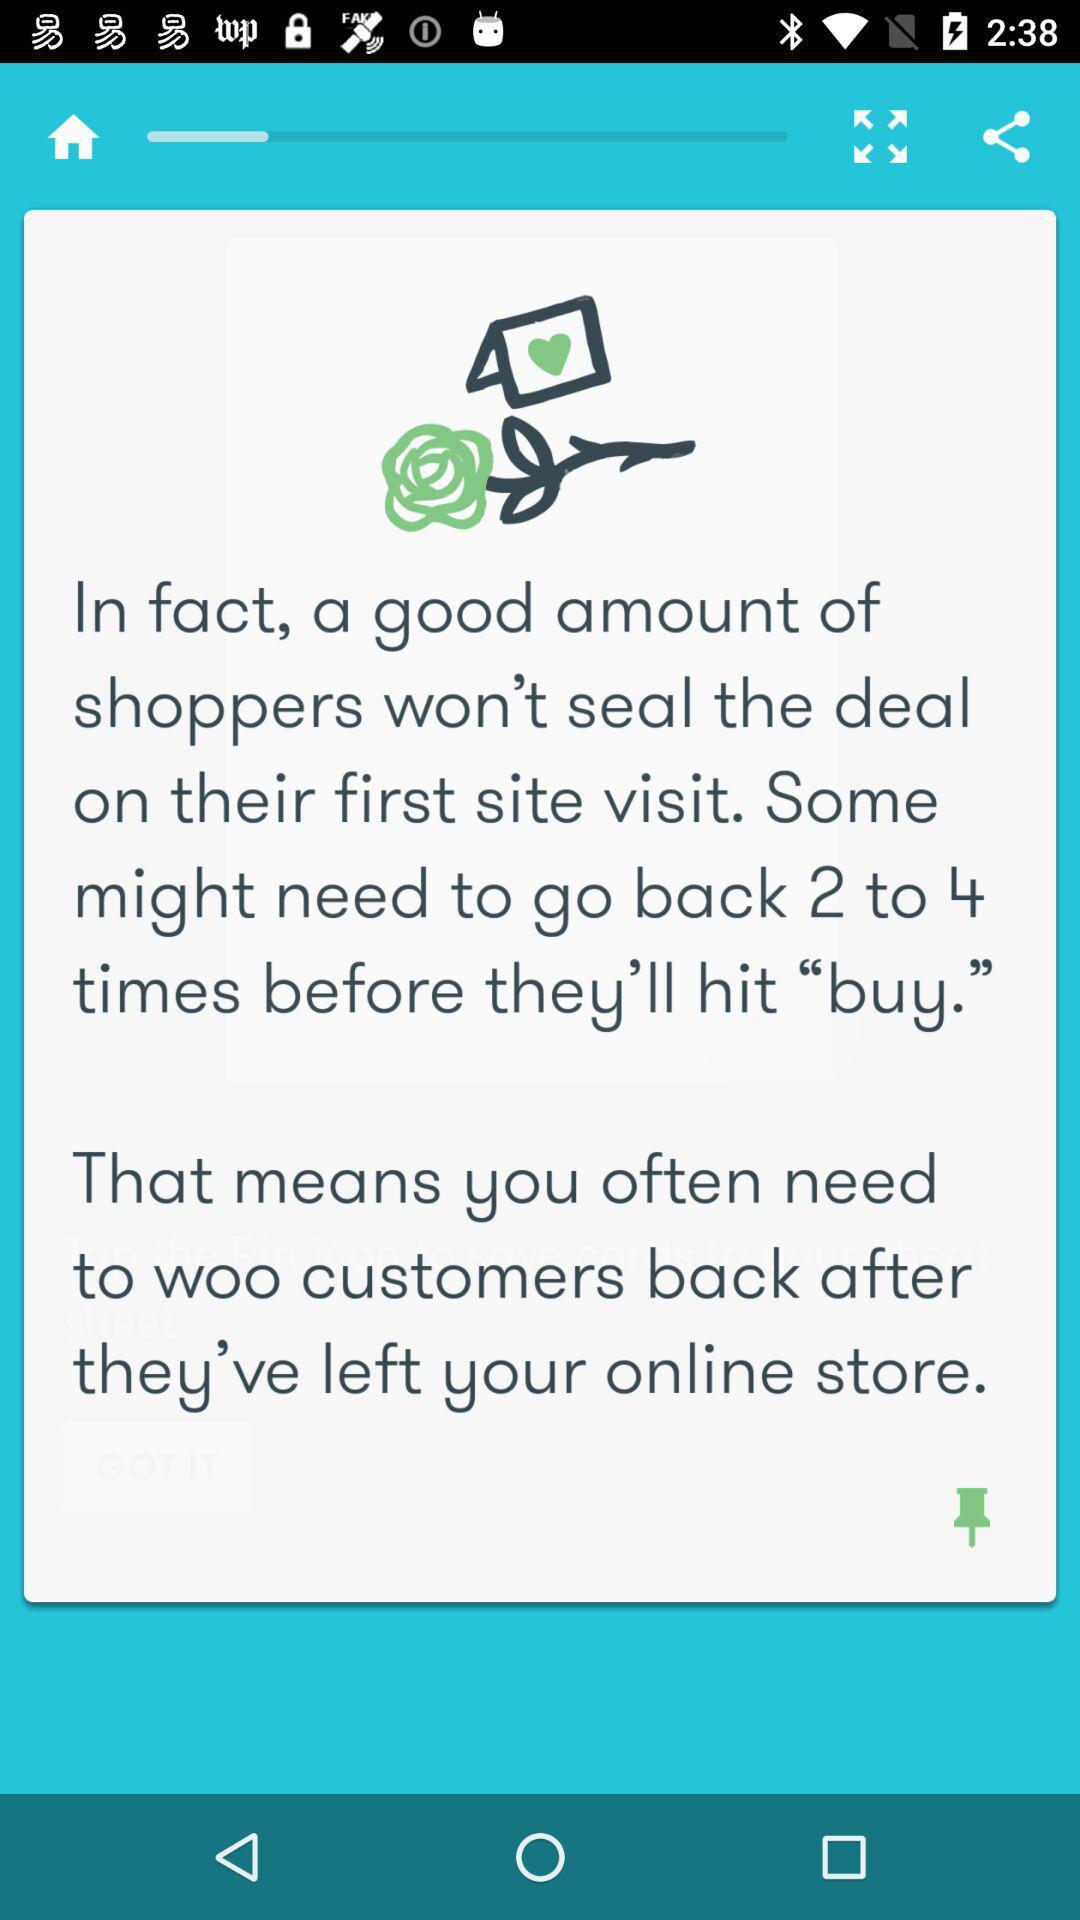 Image resolution: width=1080 pixels, height=1920 pixels. What do you see at coordinates (72, 135) in the screenshot?
I see `the home icon` at bounding box center [72, 135].